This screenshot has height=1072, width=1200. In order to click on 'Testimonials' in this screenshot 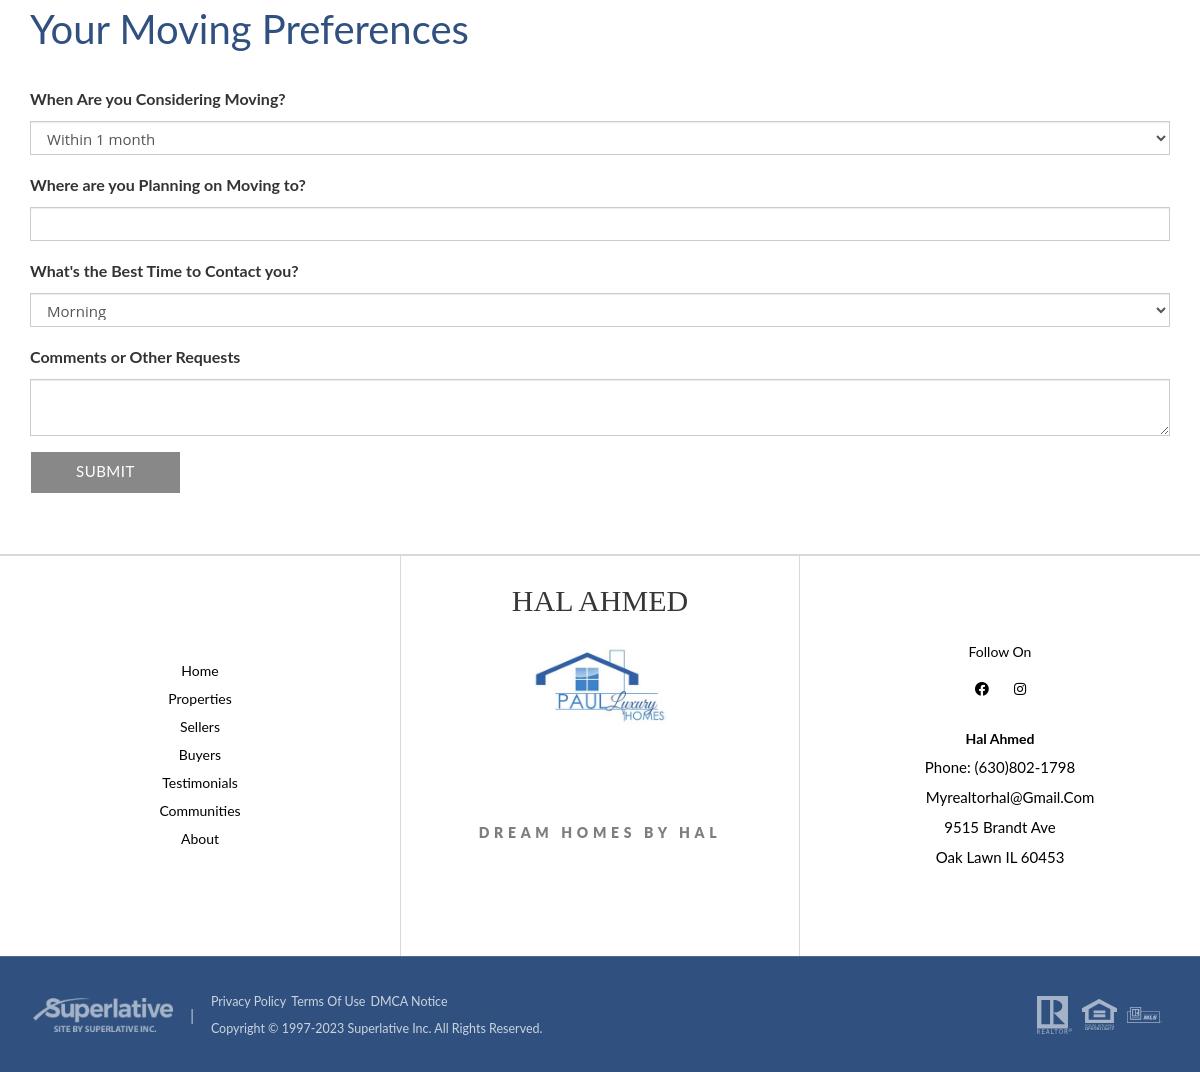, I will do `click(198, 783)`.